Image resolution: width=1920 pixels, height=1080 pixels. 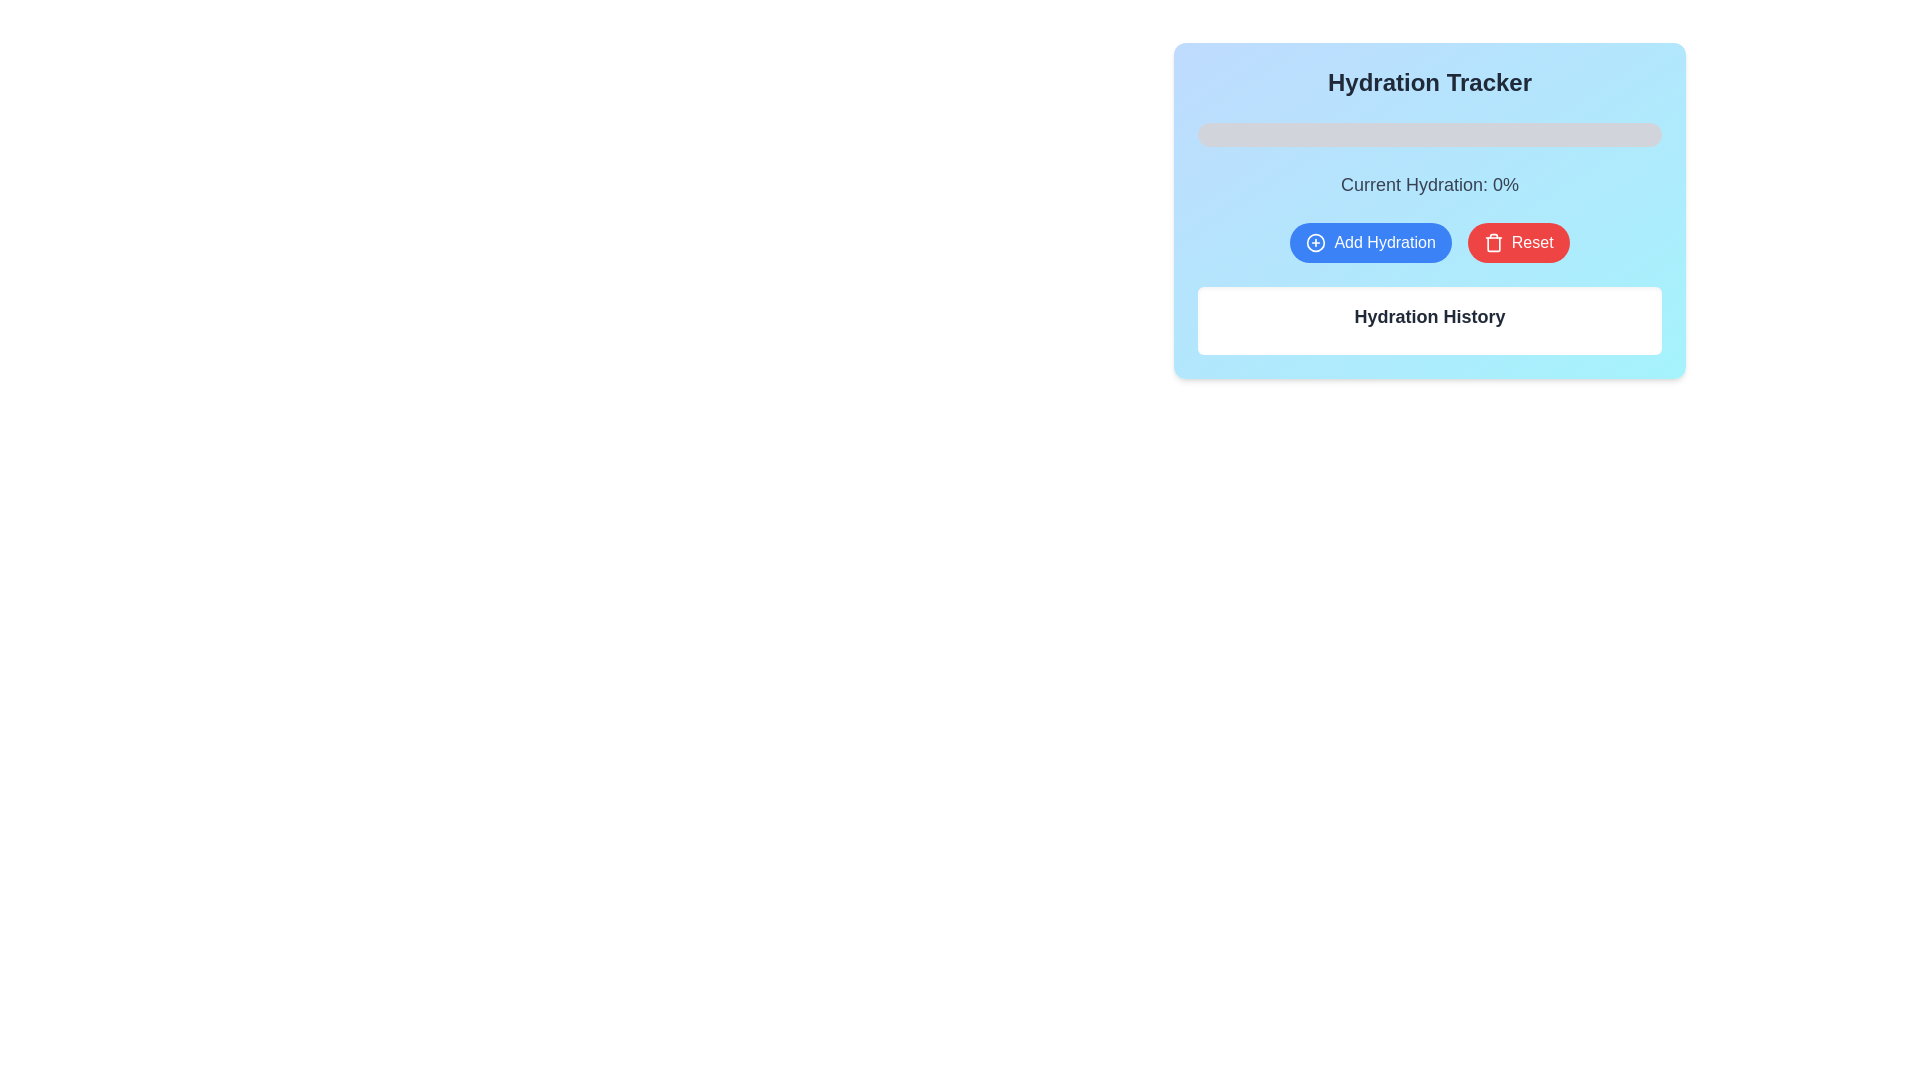 I want to click on the small trash can icon with a red background and white lines, located inside the button labeled 'Reset', positioned below the 'Current Hydration: 0%' label, so click(x=1493, y=242).